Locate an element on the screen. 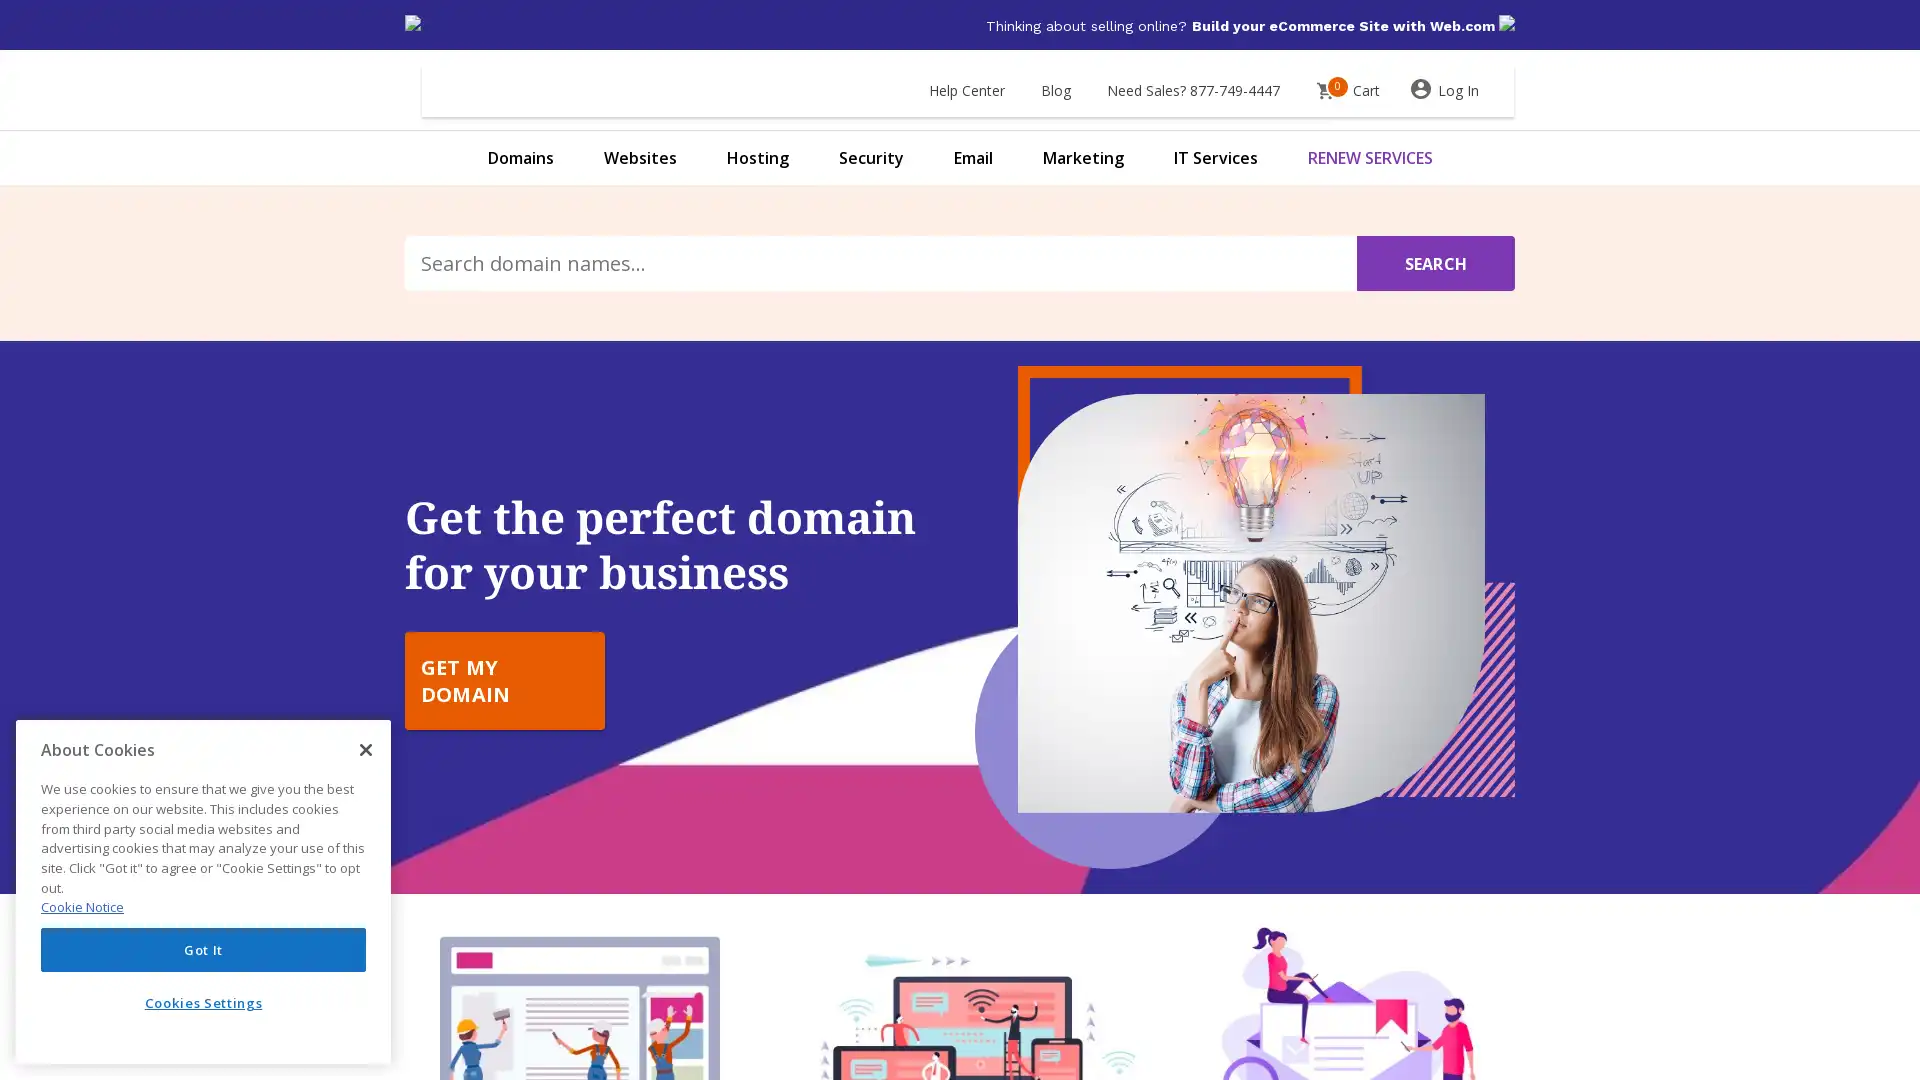 The width and height of the screenshot is (1920, 1080). Explore your accessibility options is located at coordinates (32, 978).